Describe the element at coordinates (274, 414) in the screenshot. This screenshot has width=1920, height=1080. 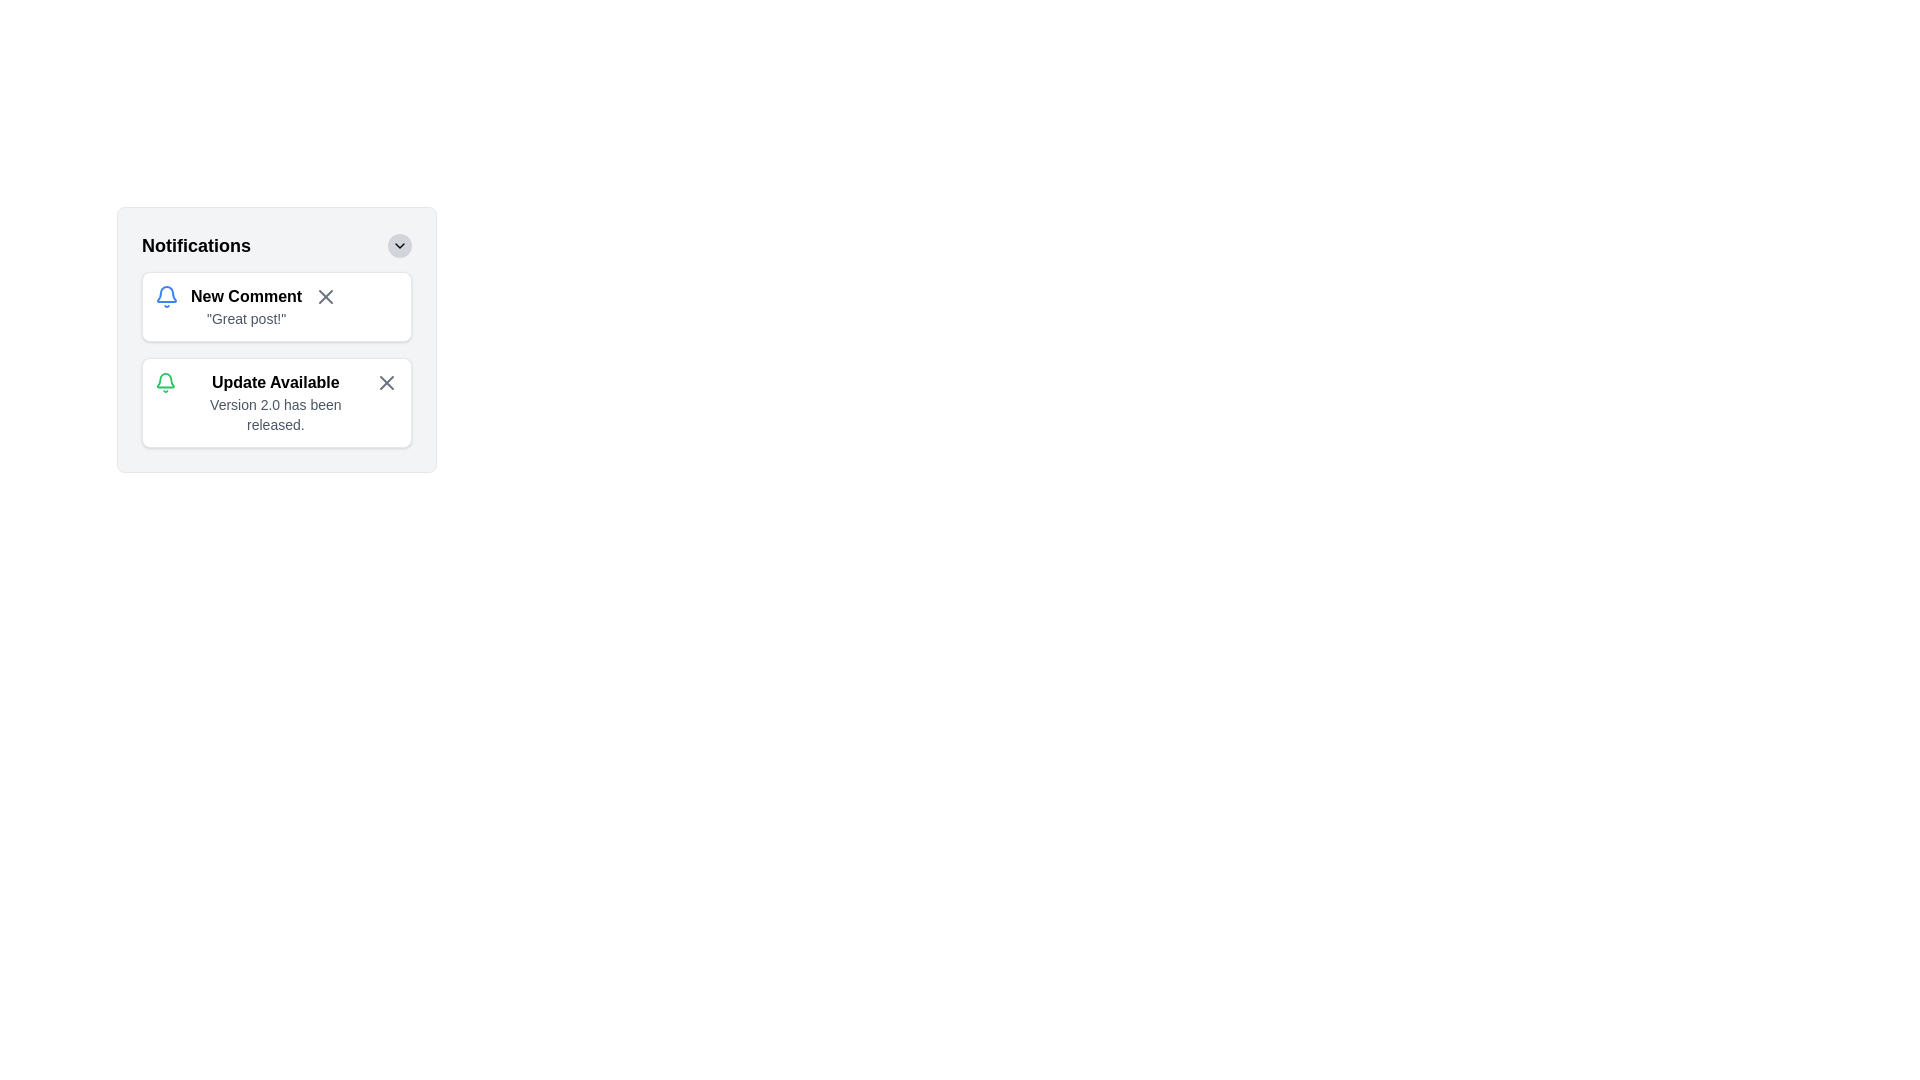
I see `descriptive message about the update announcing the release of Version 2.0 located within the notification card titled 'Update Available.'` at that location.